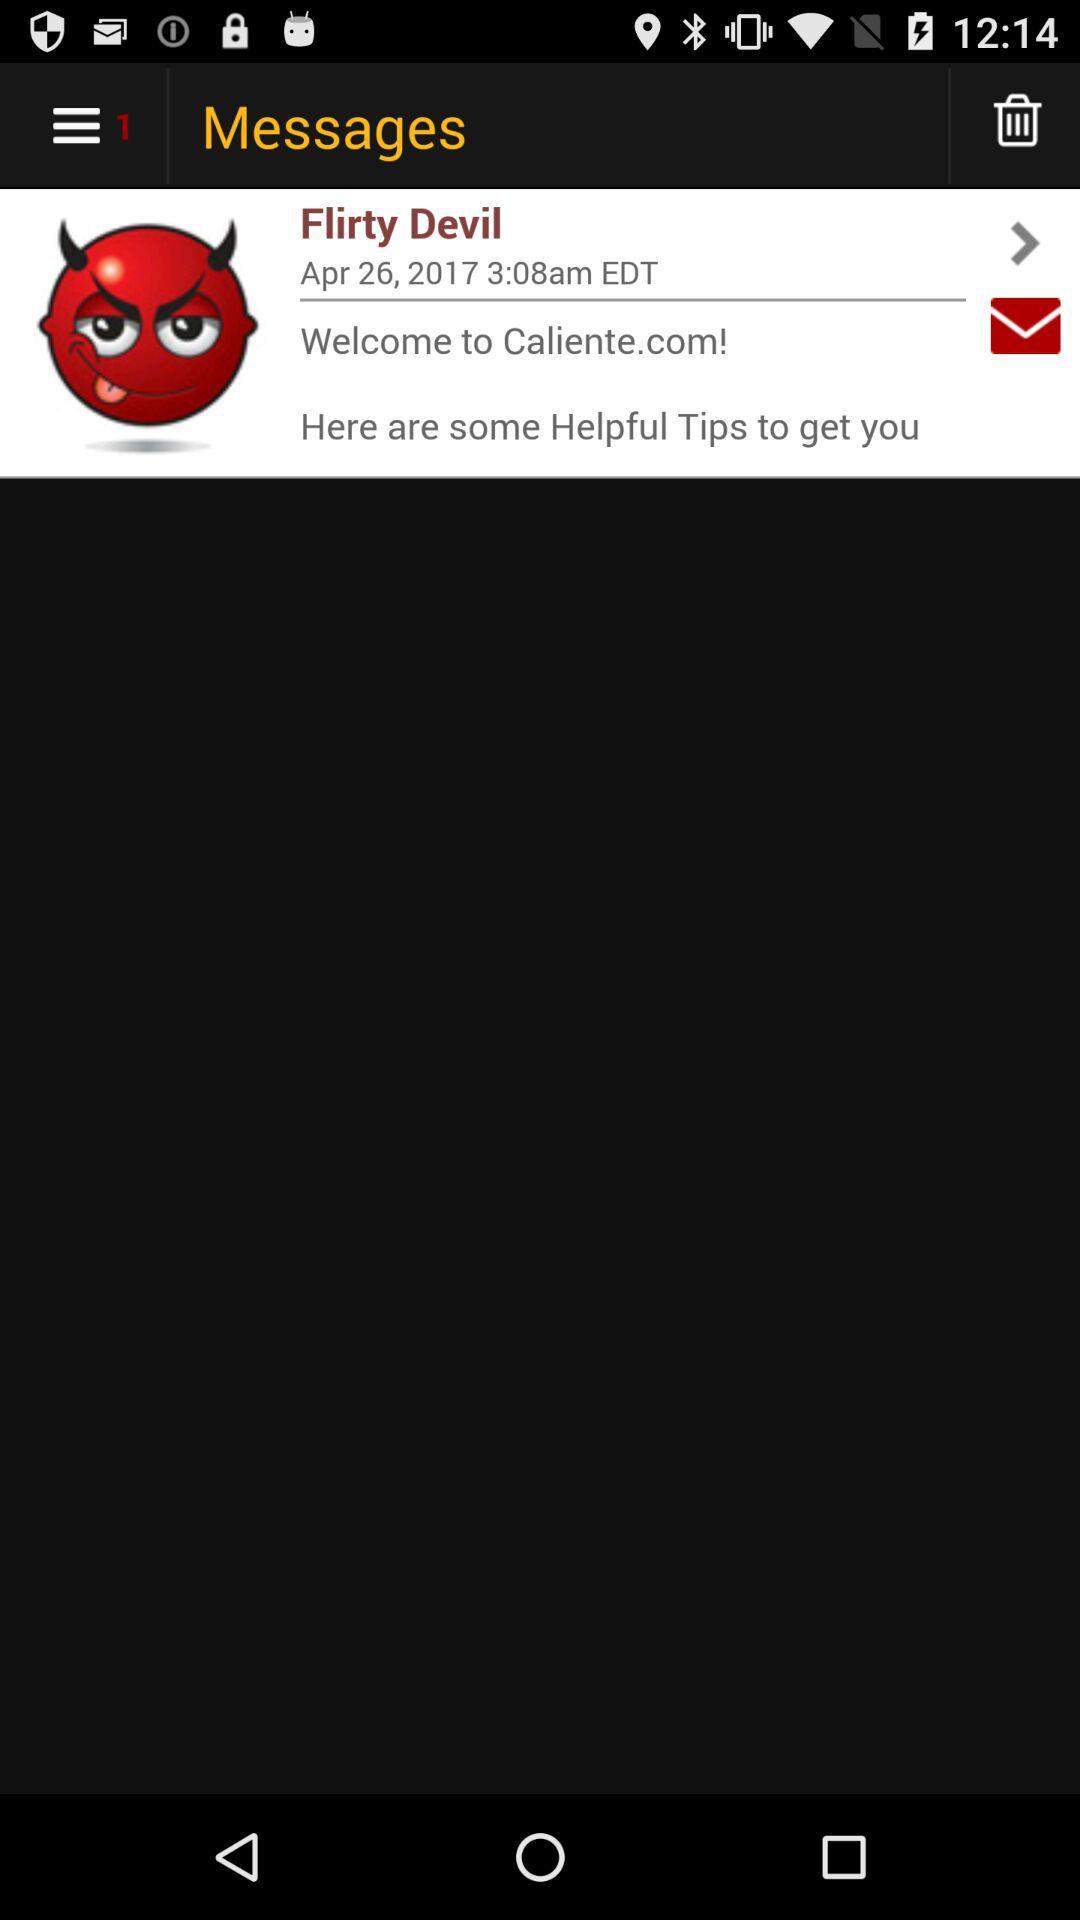  Describe the element at coordinates (632, 381) in the screenshot. I see `the welcome to caliente icon` at that location.